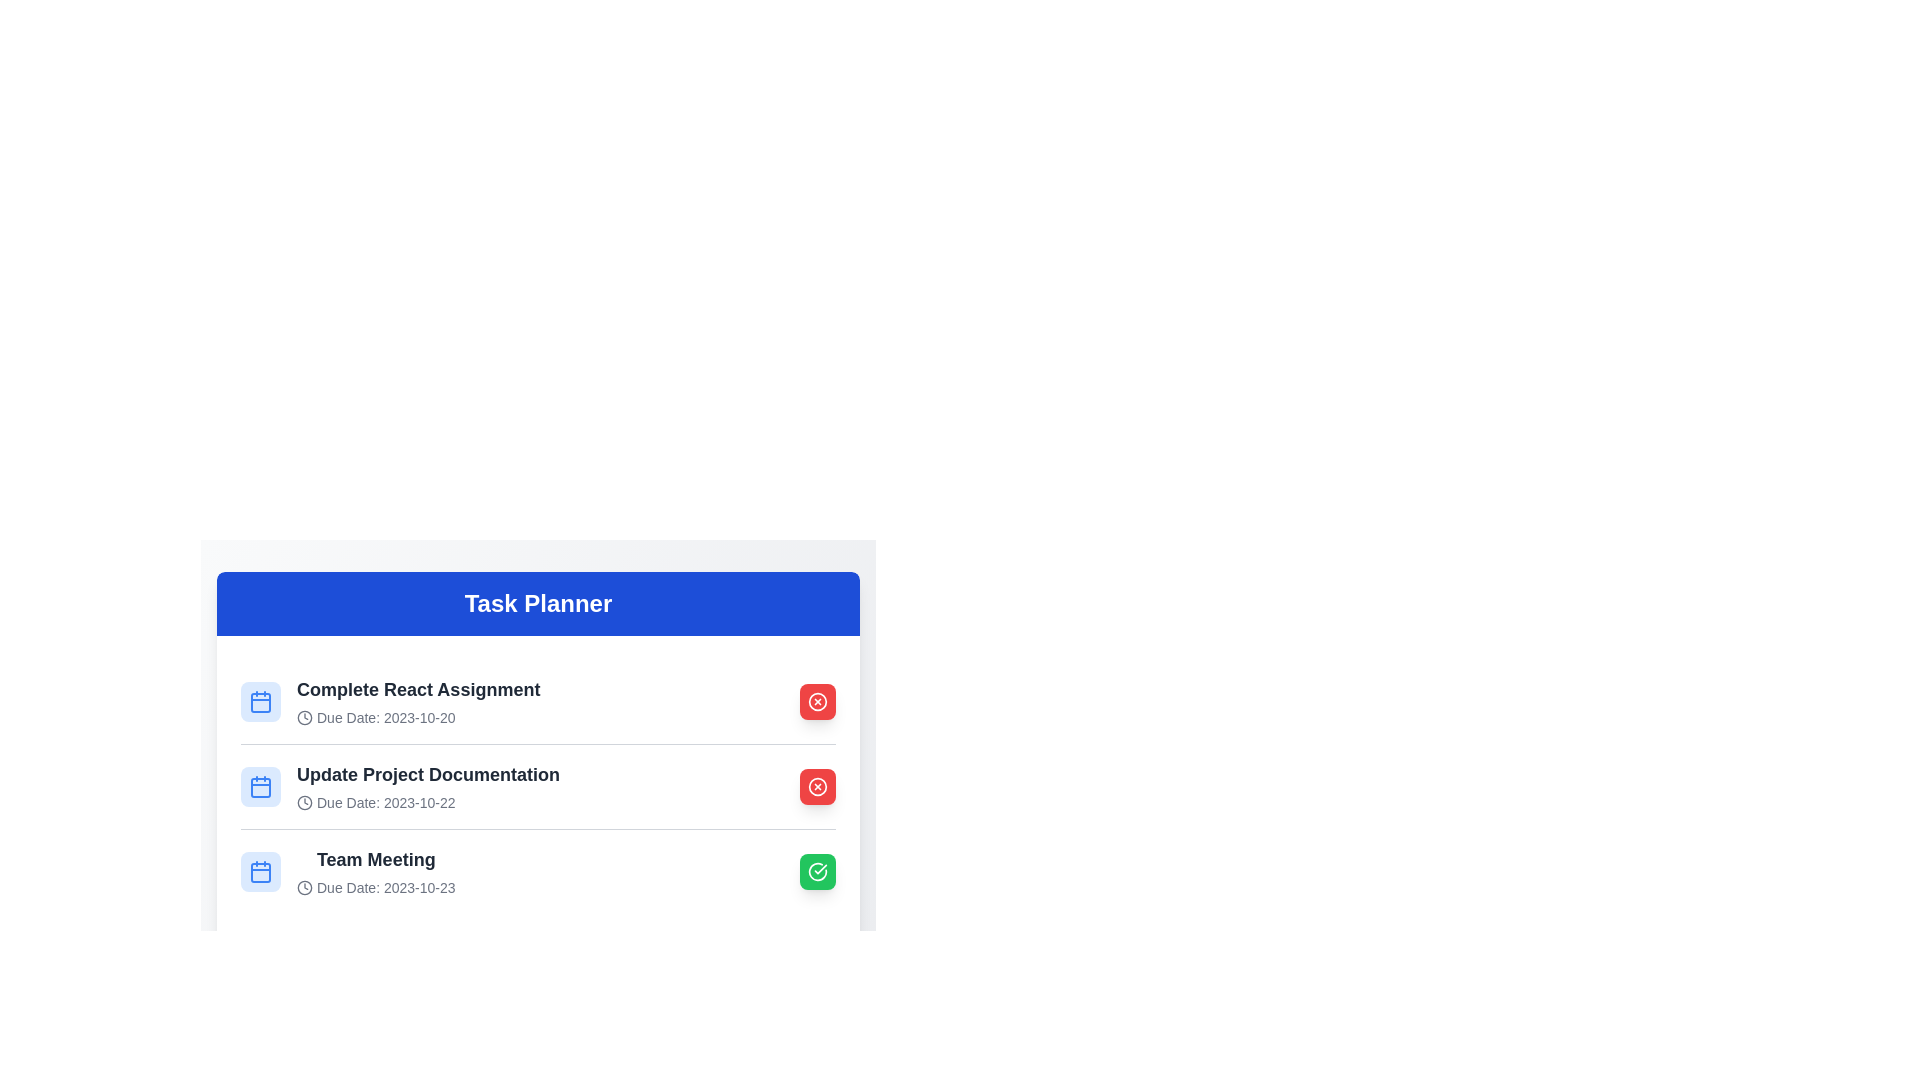  I want to click on the clock icon, which features a circle outline and clock hands, positioned to the left of the 'Due Date: 2023-10-20' text in the 'Complete React Assignment' section under the 'Task Planner' header, so click(304, 716).